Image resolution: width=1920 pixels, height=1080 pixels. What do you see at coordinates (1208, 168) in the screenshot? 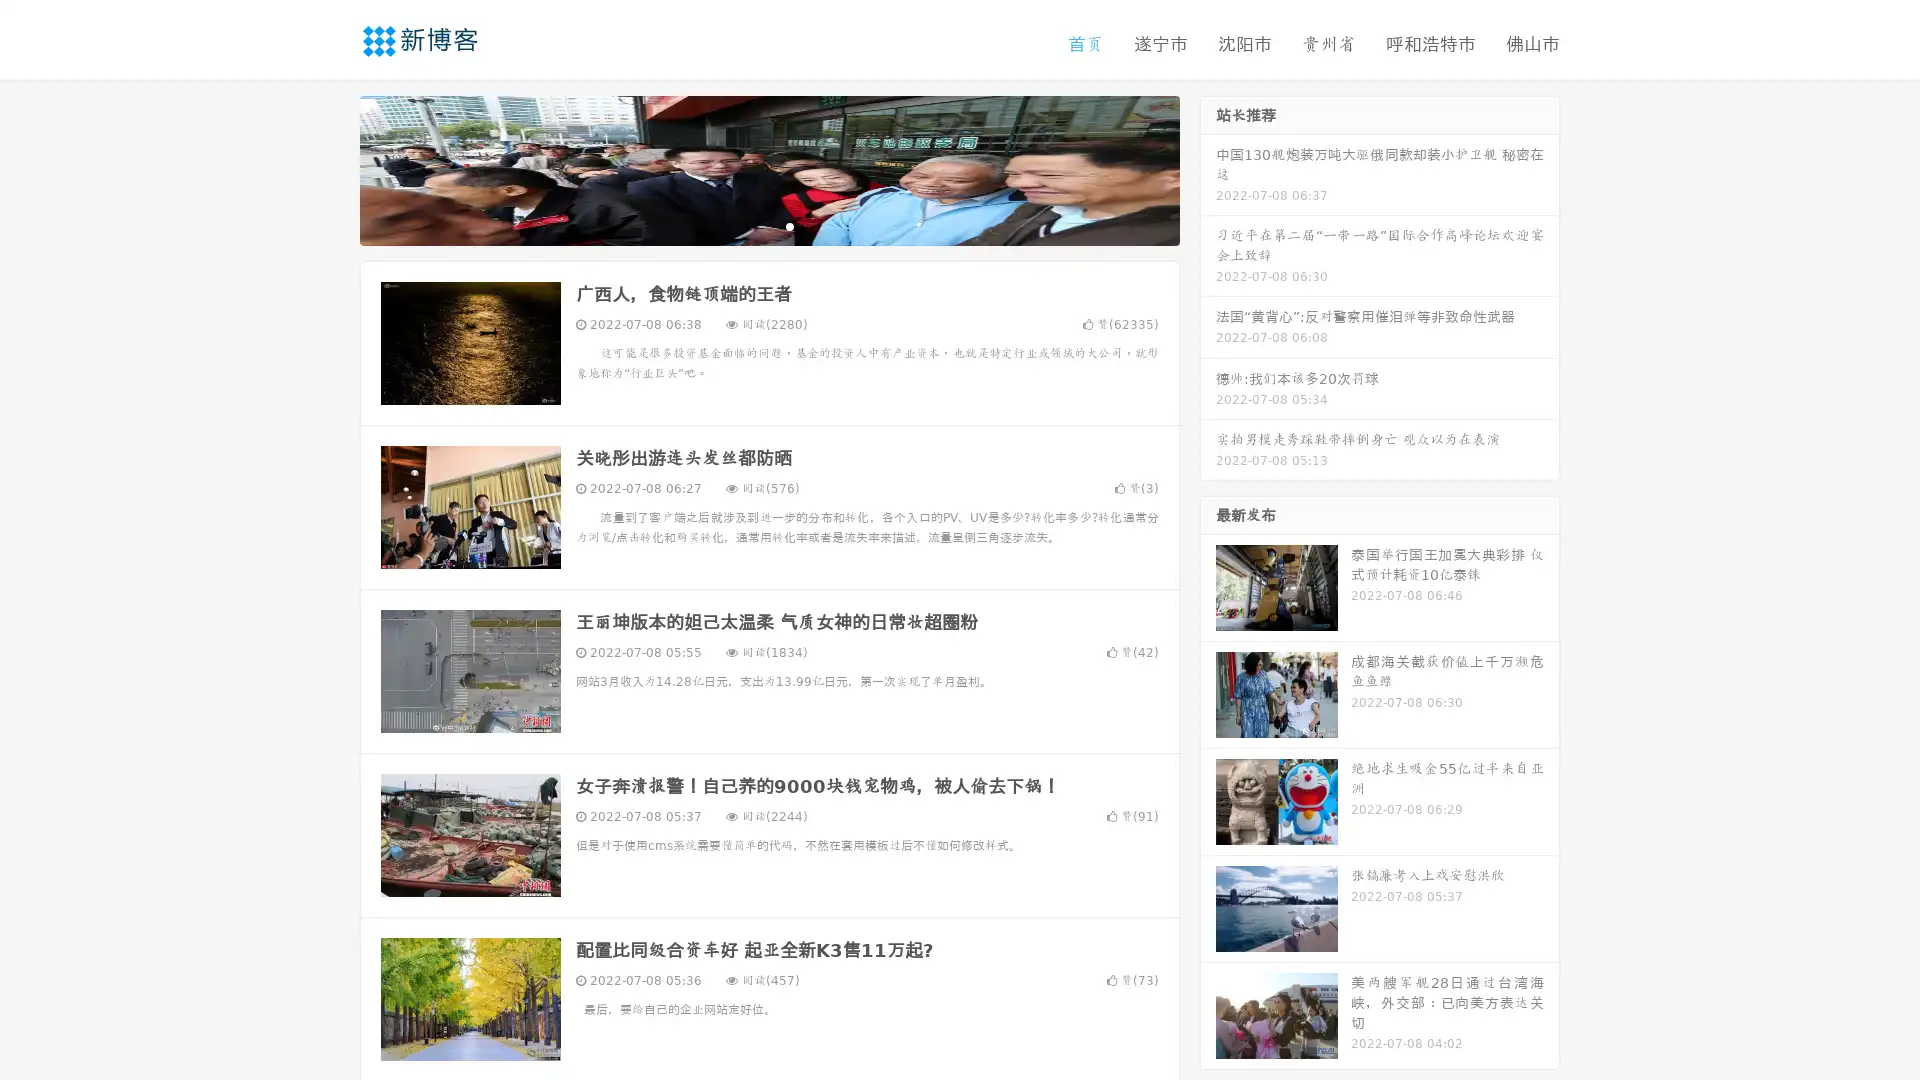
I see `Next slide` at bounding box center [1208, 168].